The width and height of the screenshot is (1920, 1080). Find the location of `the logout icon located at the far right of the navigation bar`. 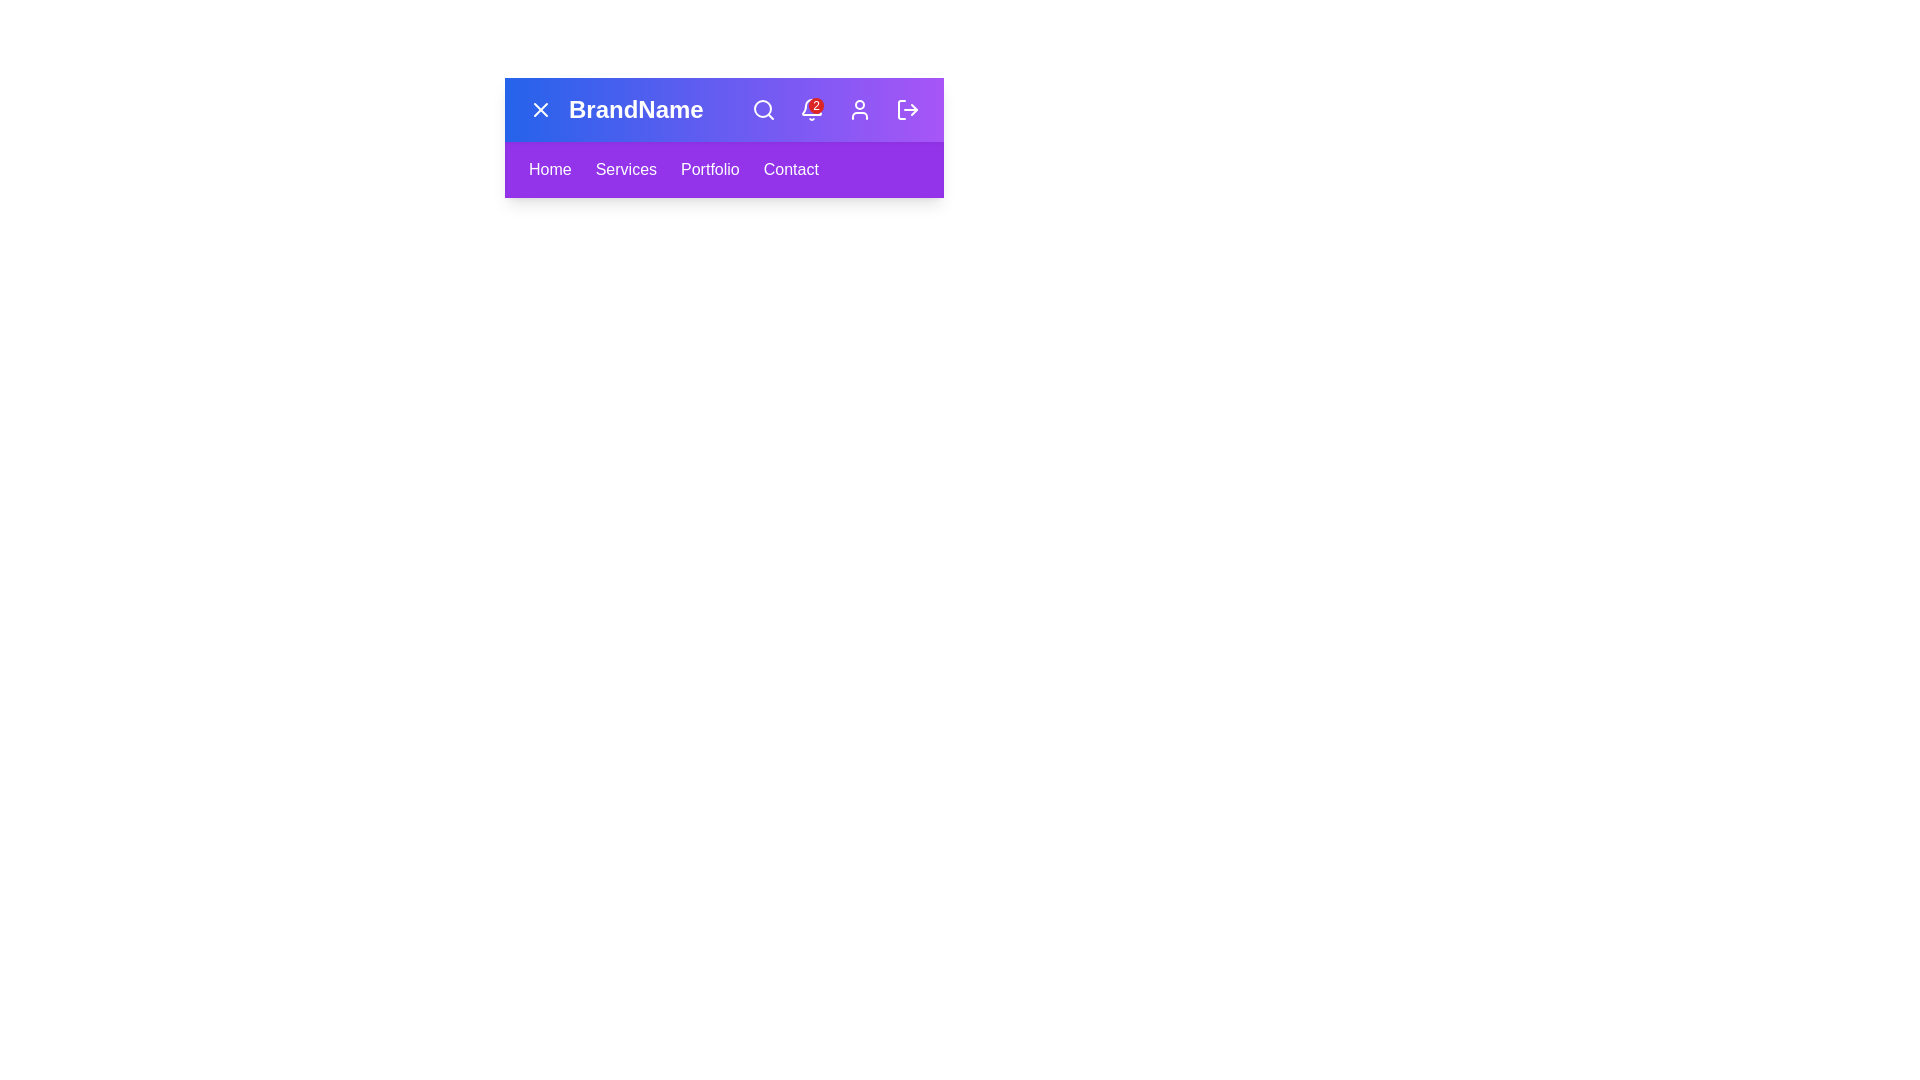

the logout icon located at the far right of the navigation bar is located at coordinates (906, 110).